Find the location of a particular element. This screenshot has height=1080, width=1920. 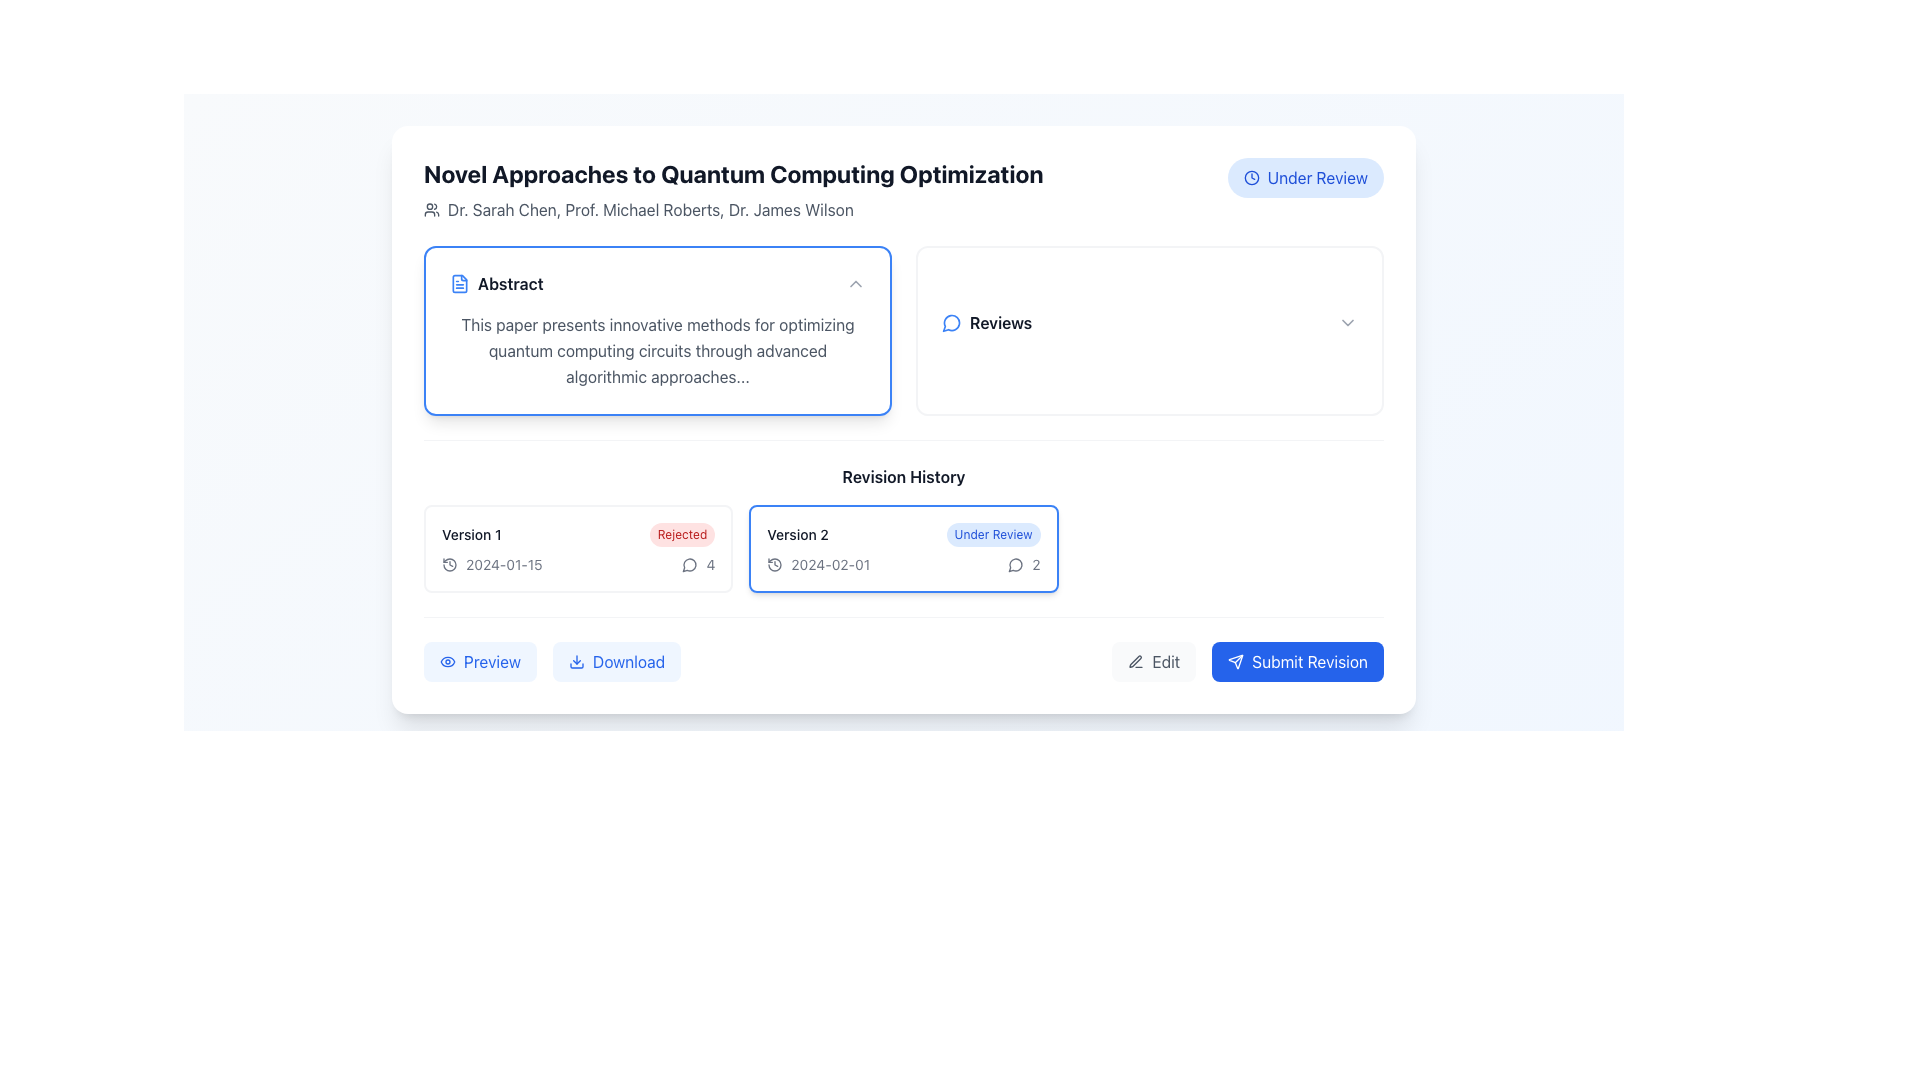

the first rectangular card in the 'Revision History' grid layout, which has the title 'Version 1' and a red badge labeled 'Rejected' is located at coordinates (577, 548).